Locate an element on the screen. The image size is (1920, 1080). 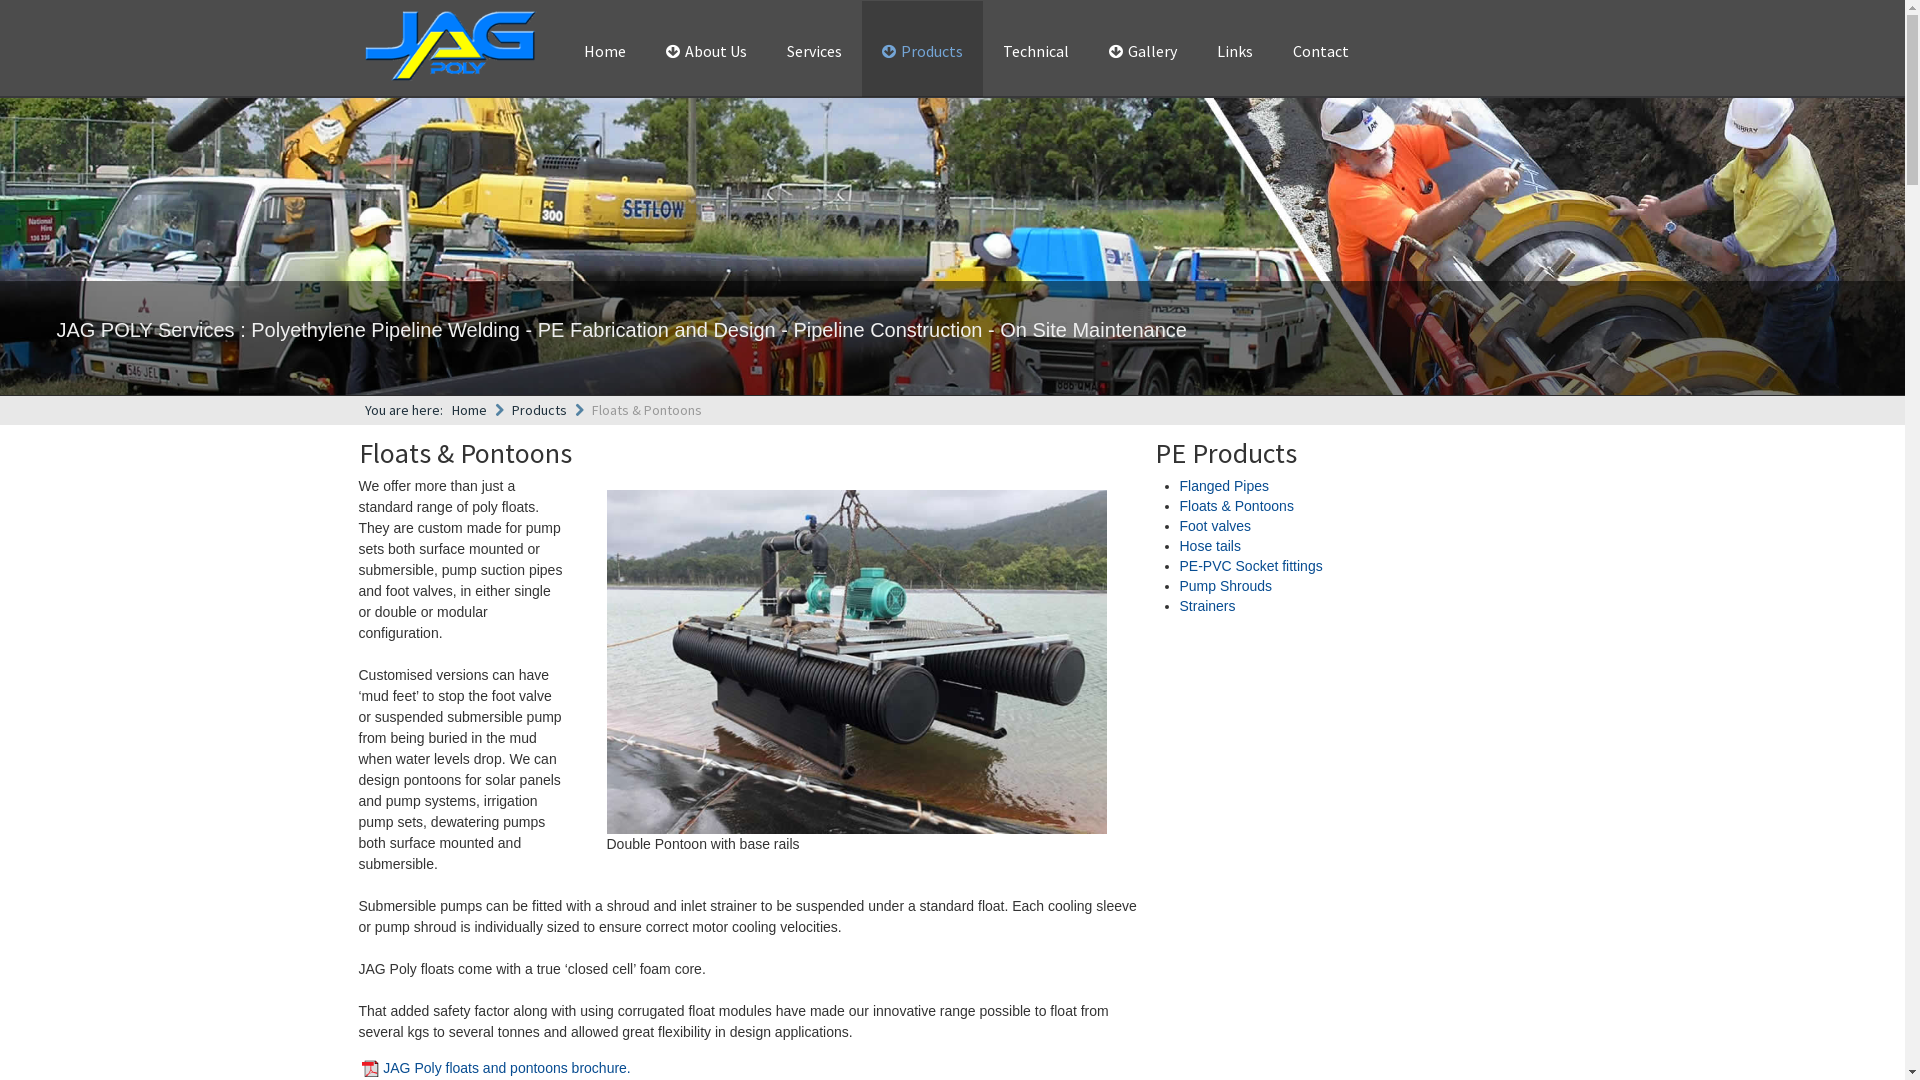
'Home' is located at coordinates (603, 50).